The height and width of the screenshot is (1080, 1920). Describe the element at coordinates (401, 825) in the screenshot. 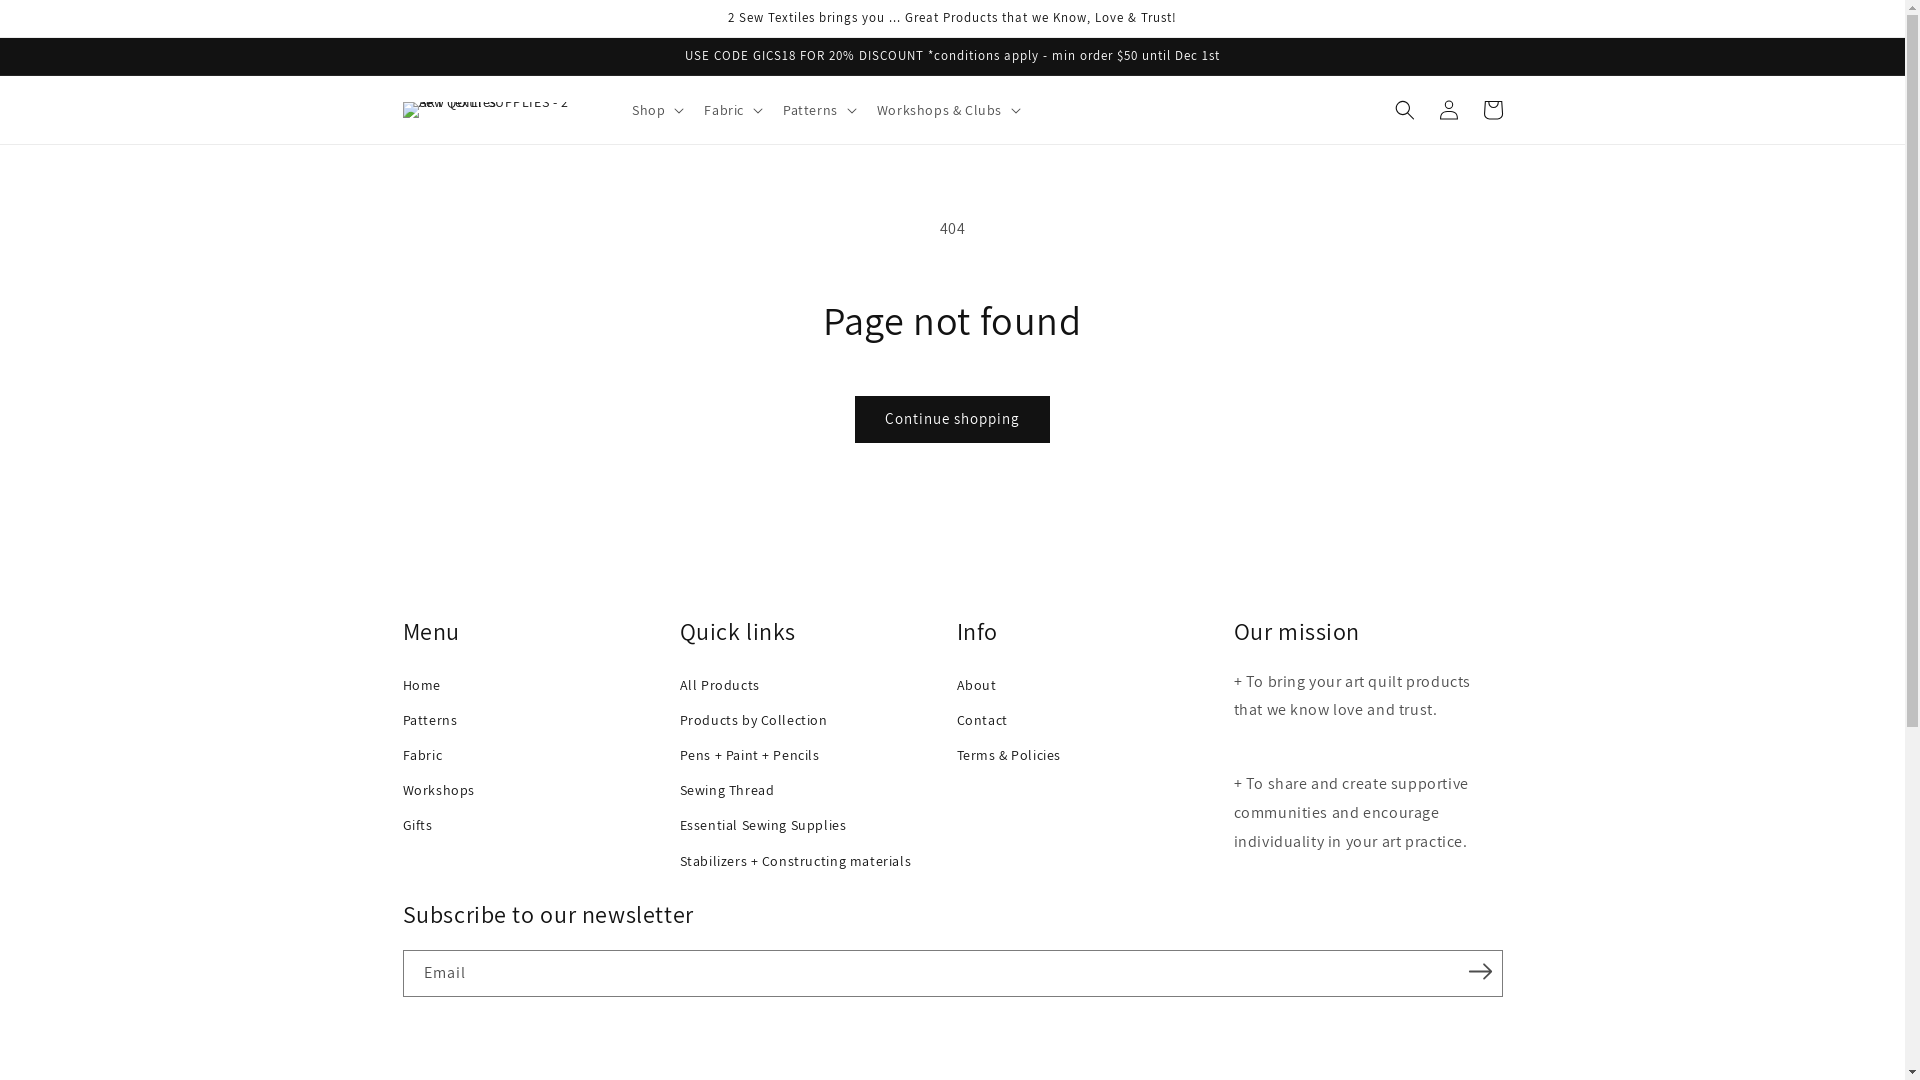

I see `'Gifts'` at that location.